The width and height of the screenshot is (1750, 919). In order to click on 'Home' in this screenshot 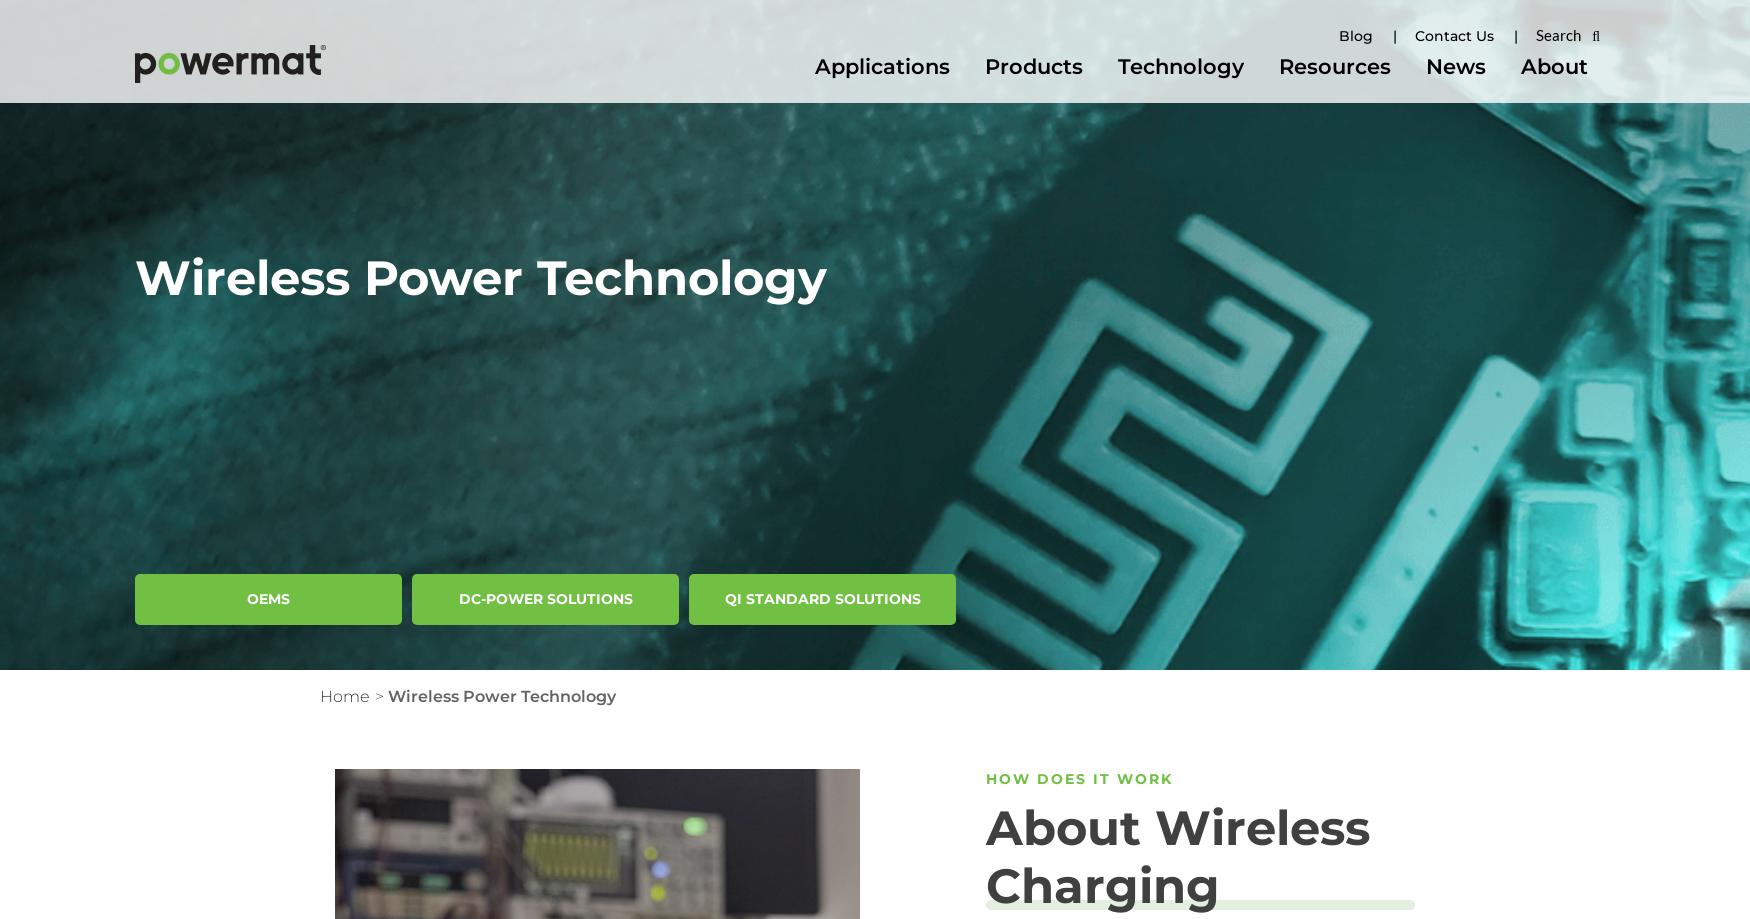, I will do `click(344, 695)`.